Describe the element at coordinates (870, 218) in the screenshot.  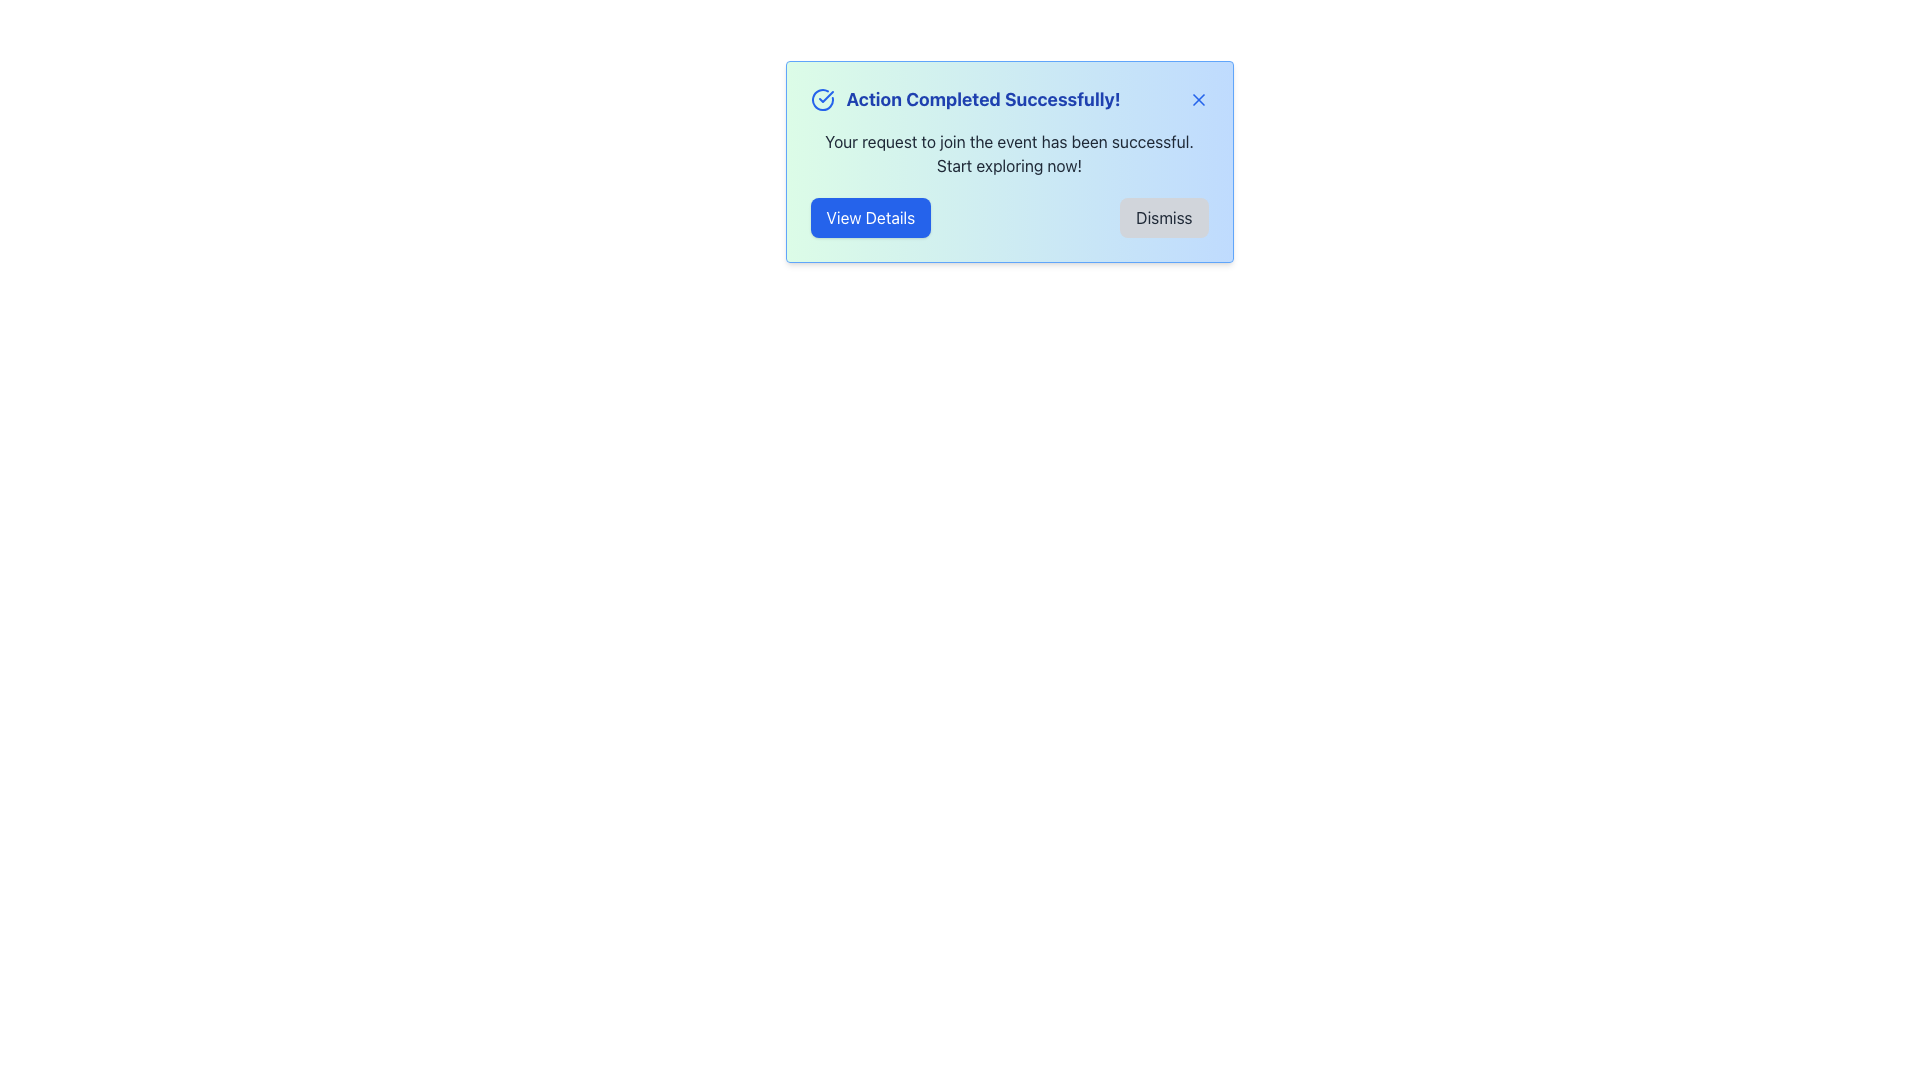
I see `the 'View Details' button, which is a rounded blue button with white text, located at the bottom-left corner of the popup` at that location.